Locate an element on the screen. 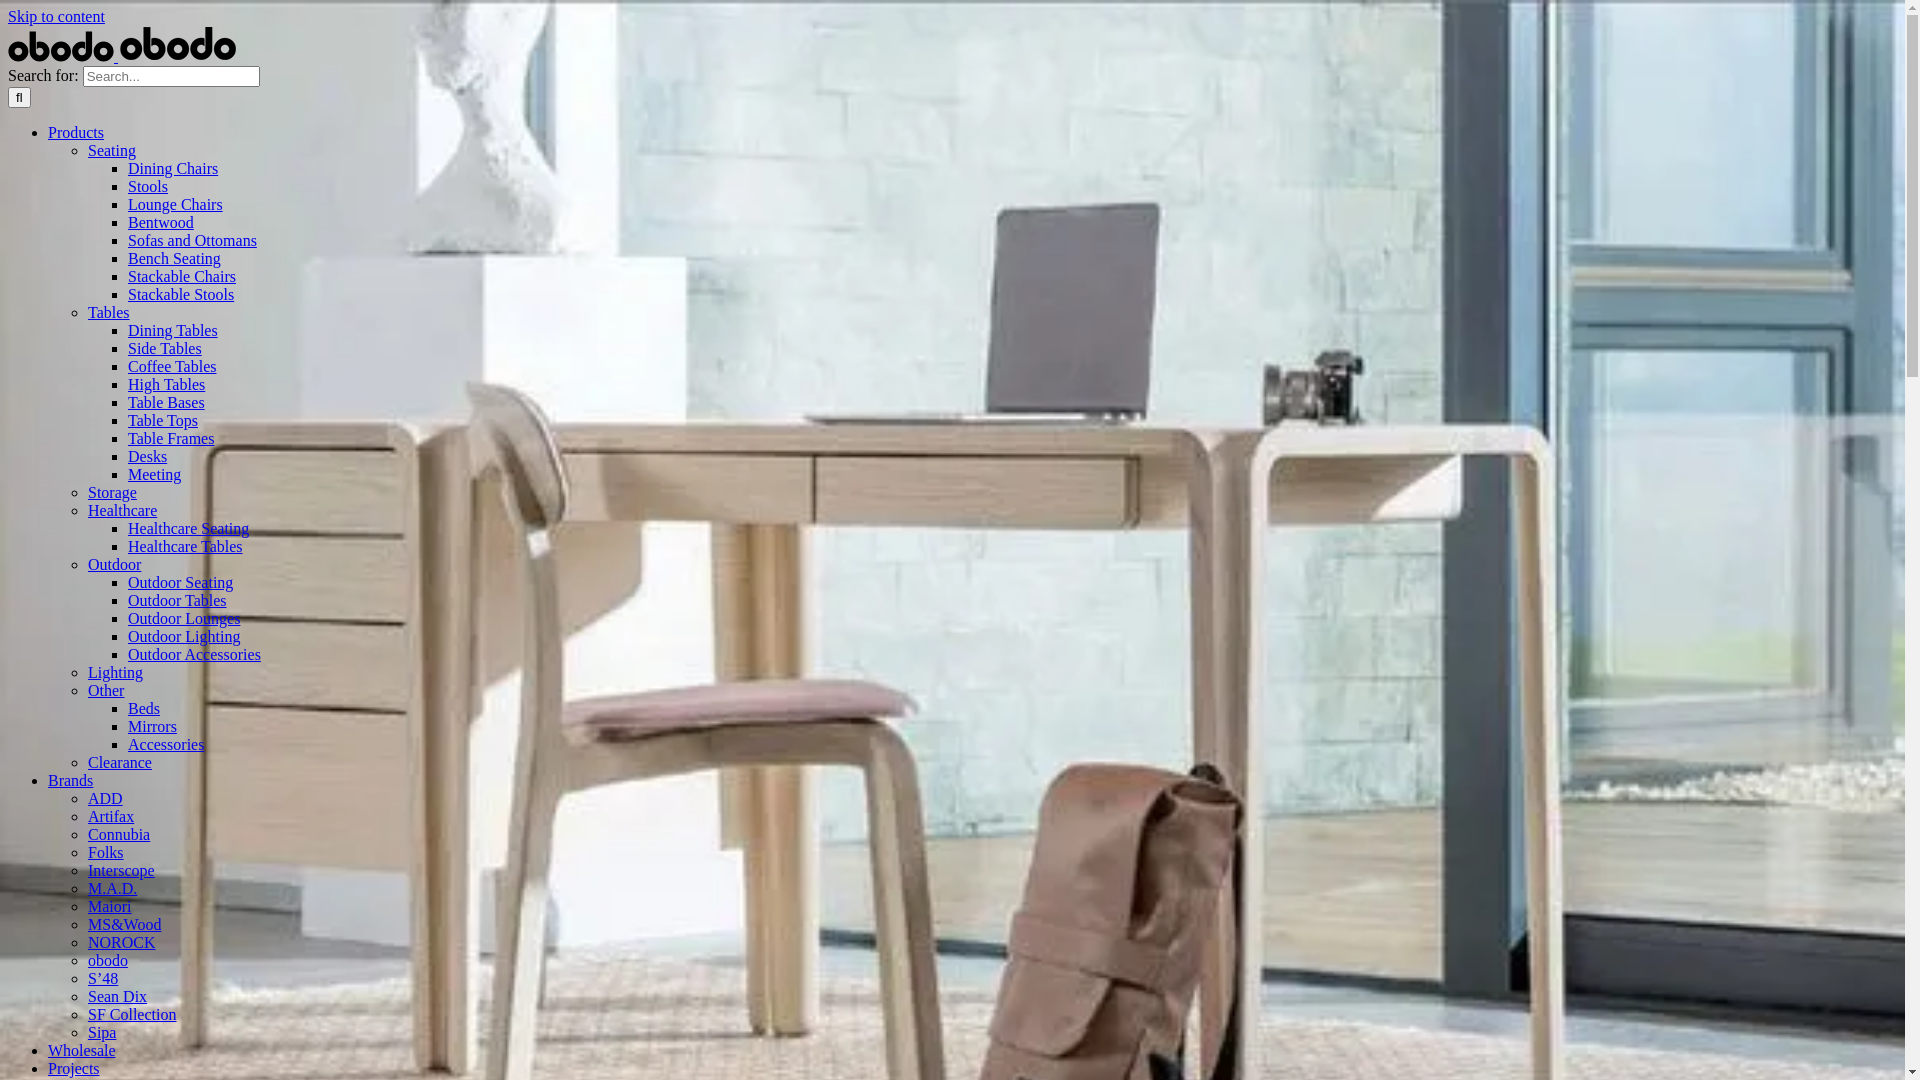 This screenshot has width=1920, height=1080. 'ADD' is located at coordinates (104, 797).